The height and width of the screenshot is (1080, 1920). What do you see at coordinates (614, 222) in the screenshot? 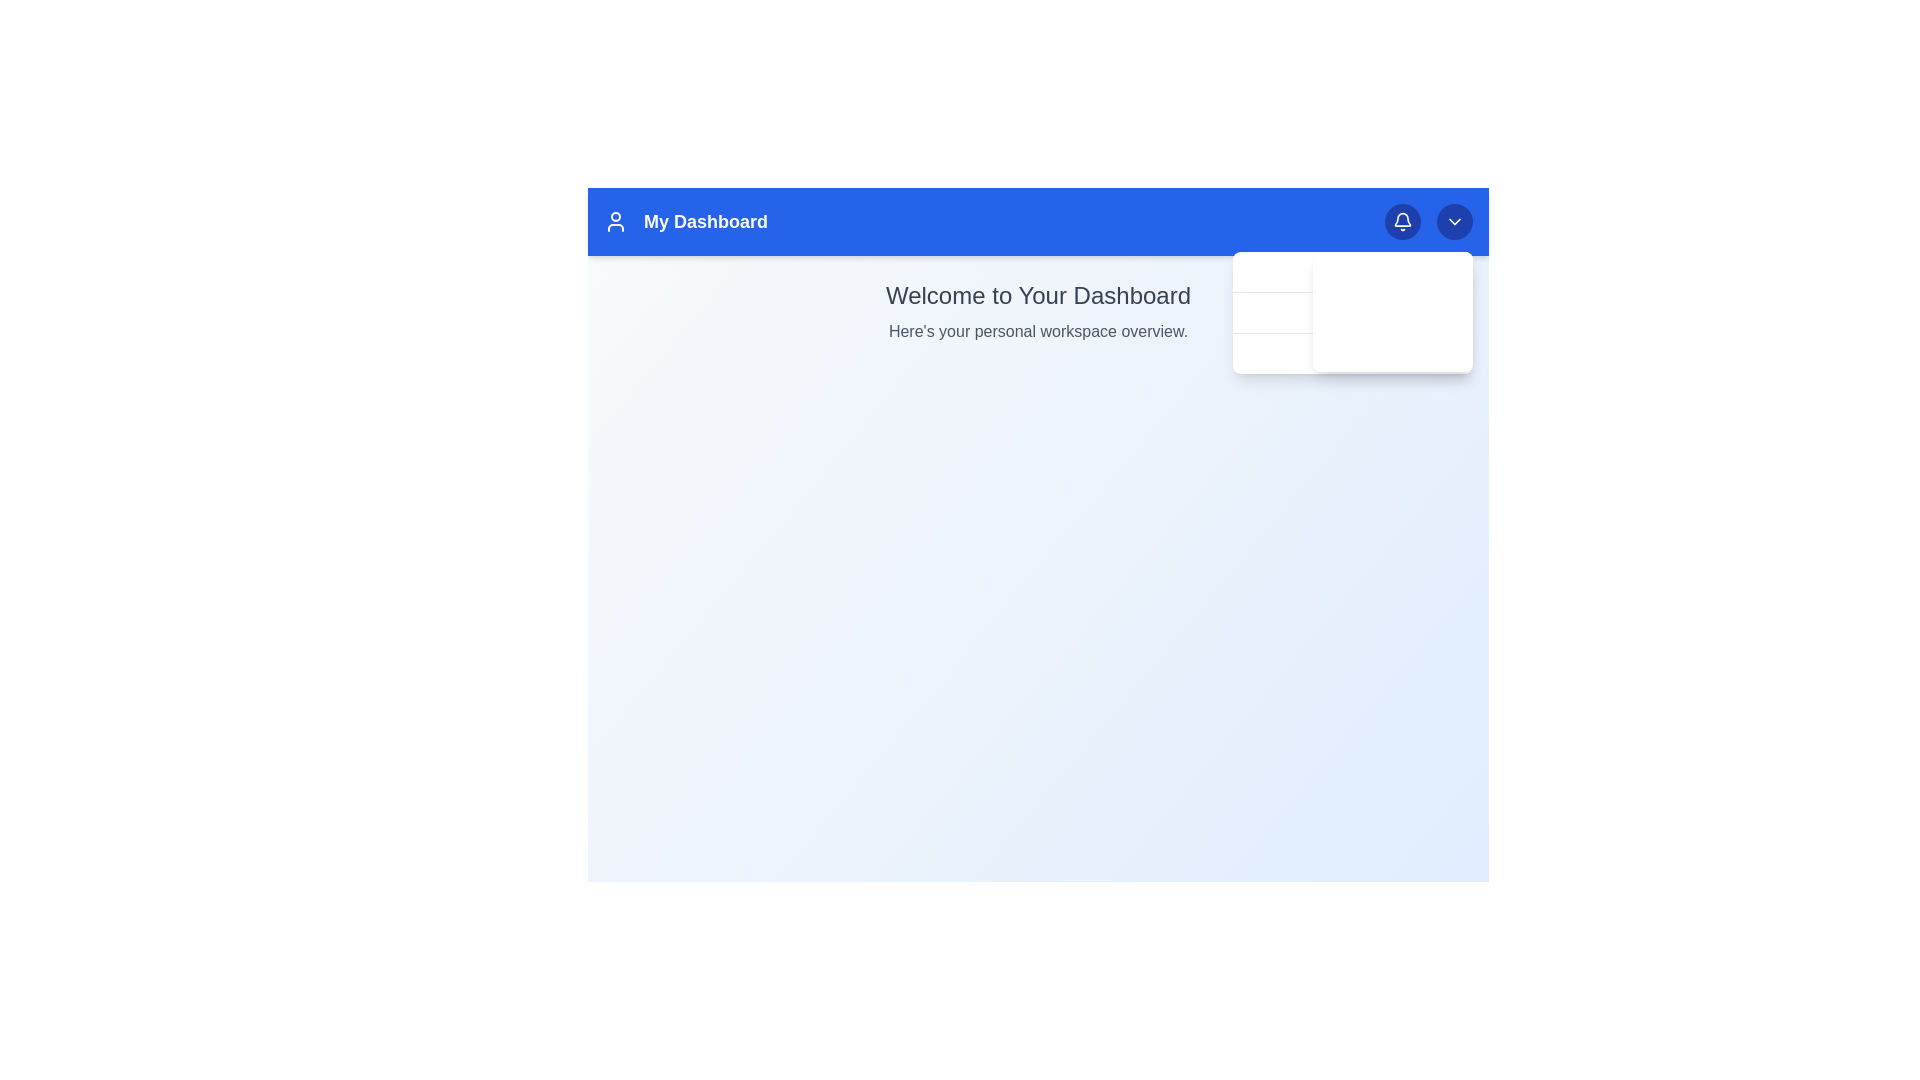
I see `the user icon, which is a white outlined figure of a person on a blue background, located to the left of the 'My Dashboard' text label in the header bar` at bounding box center [614, 222].